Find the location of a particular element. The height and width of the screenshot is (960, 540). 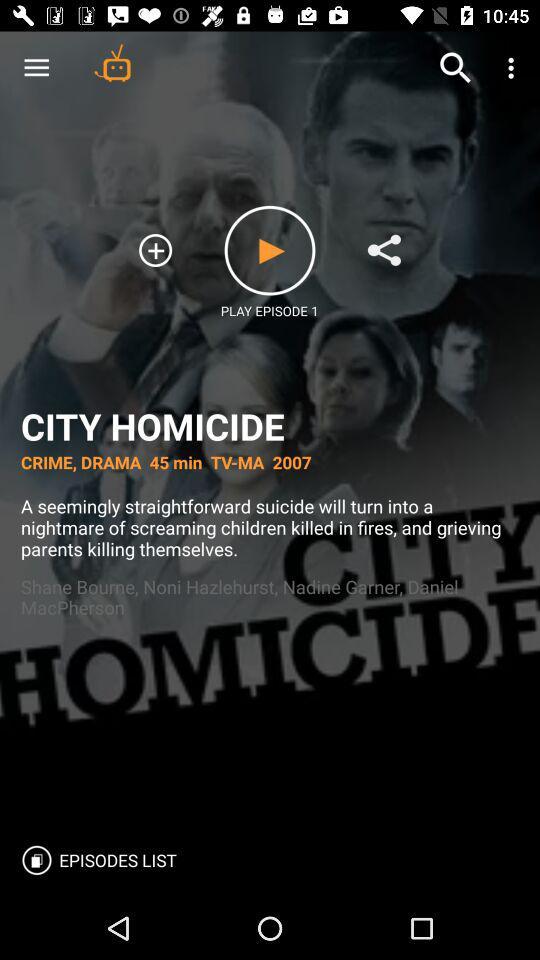

icon above the play episode 1 item is located at coordinates (270, 249).